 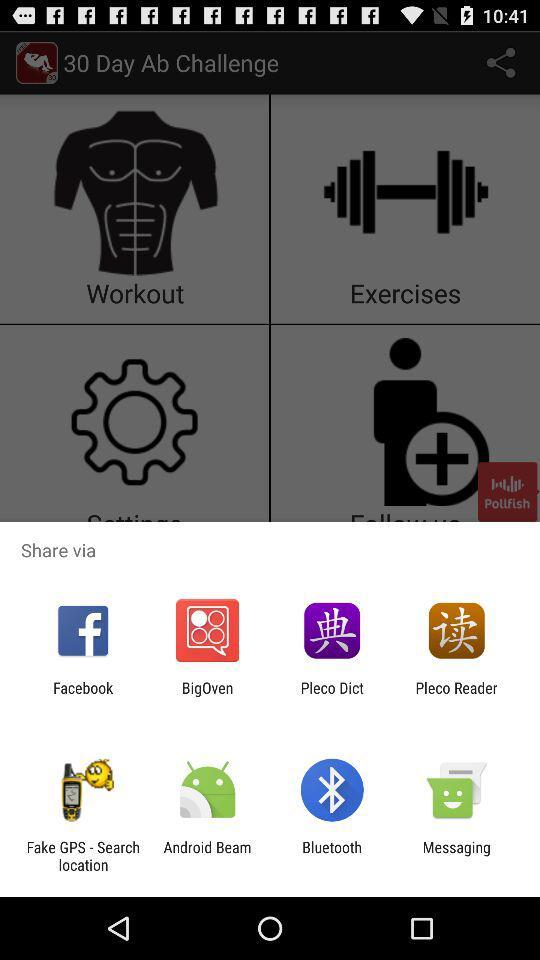 I want to click on the app next to the bigoven icon, so click(x=332, y=696).